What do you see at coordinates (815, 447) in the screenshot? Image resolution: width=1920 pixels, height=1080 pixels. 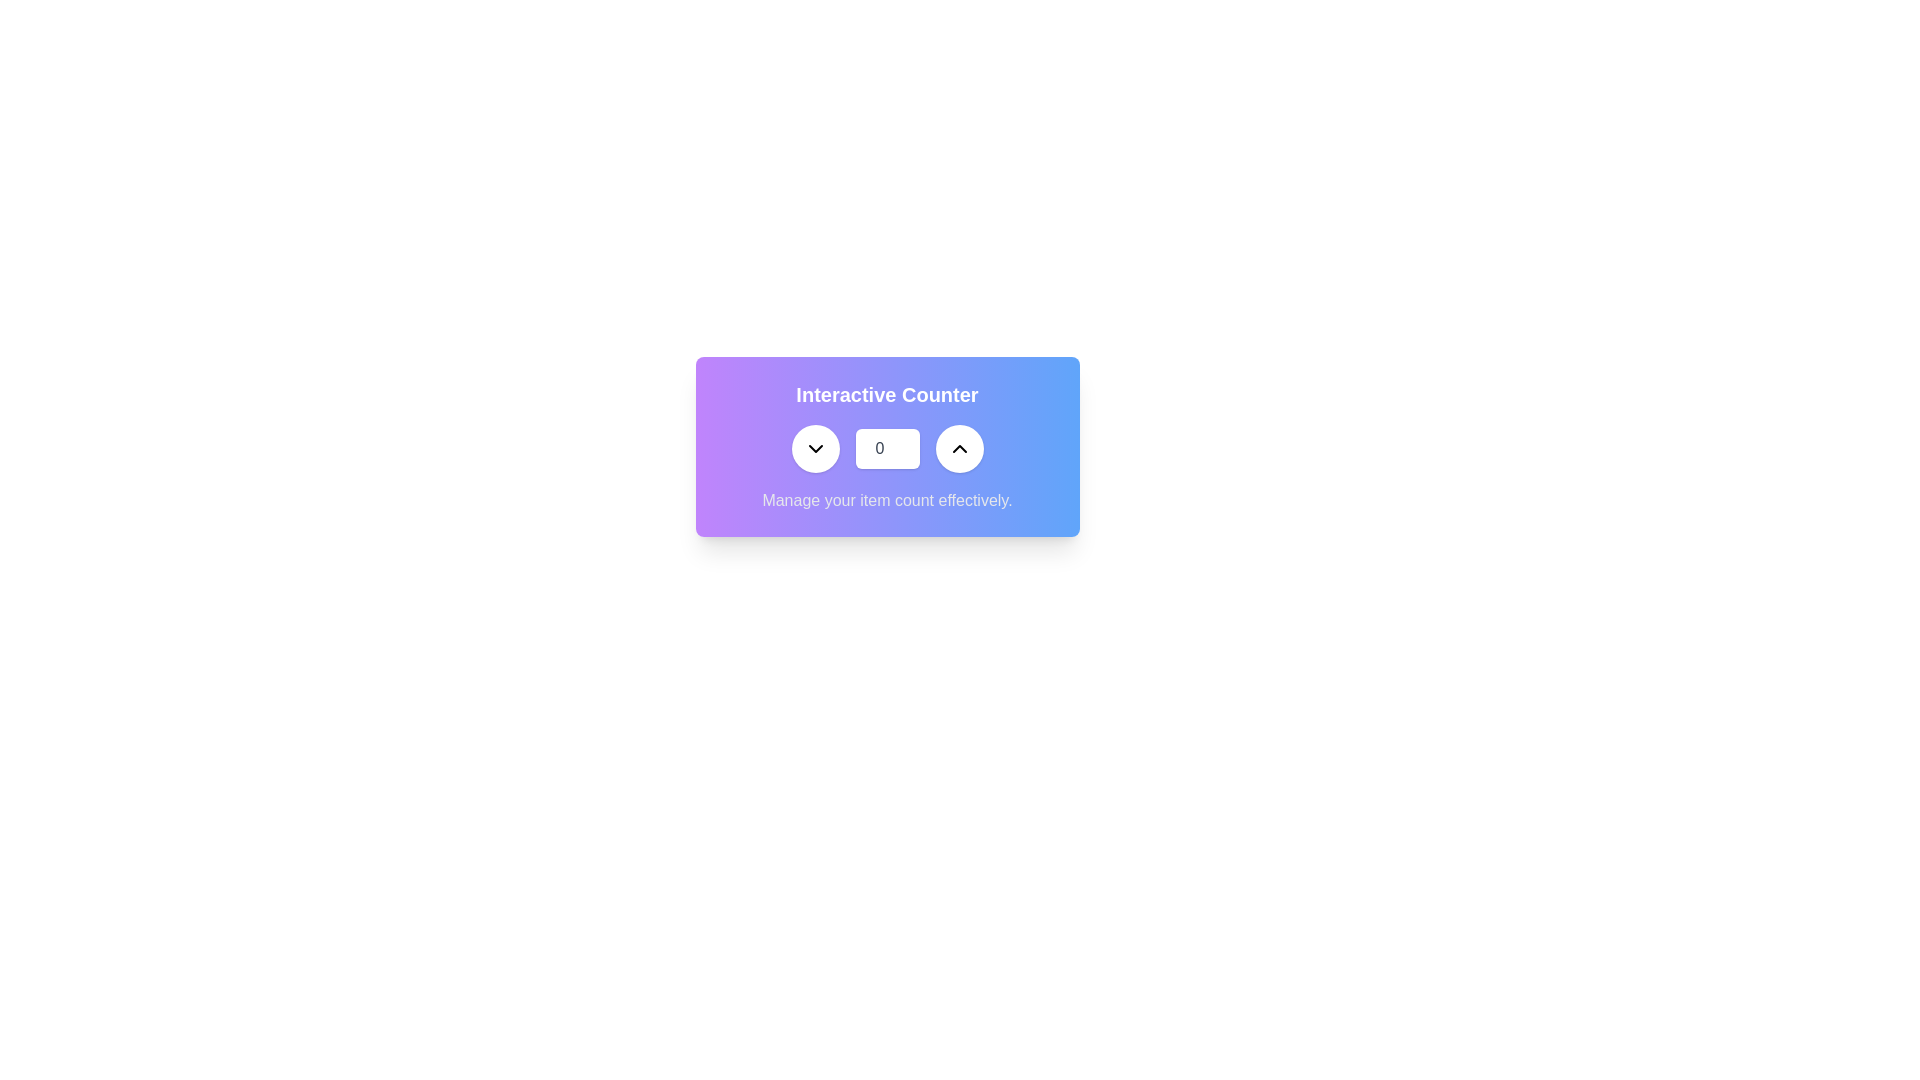 I see `the Dropdown trigger button, which is represented as a downward-pointing arrow symbol on a white circular background` at bounding box center [815, 447].